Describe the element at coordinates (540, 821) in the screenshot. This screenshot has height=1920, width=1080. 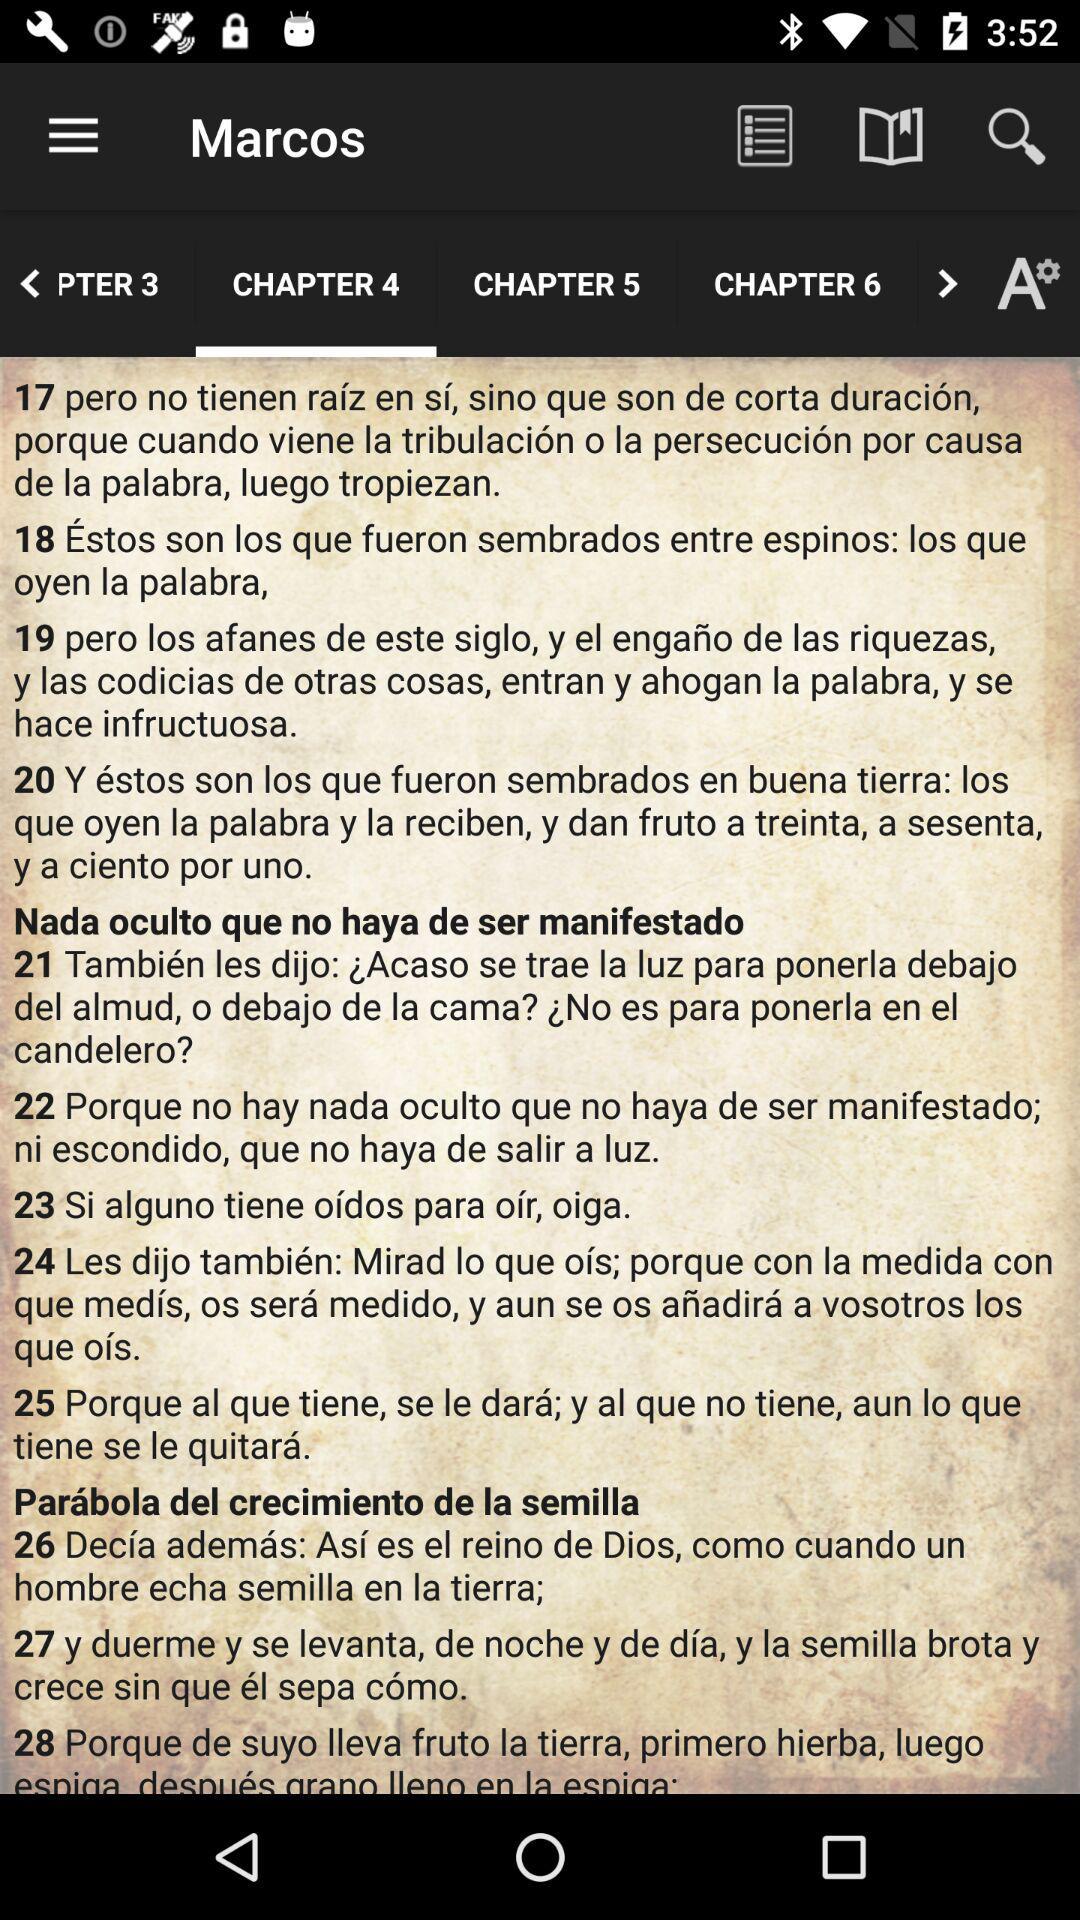
I see `item below the 19 pero los` at that location.